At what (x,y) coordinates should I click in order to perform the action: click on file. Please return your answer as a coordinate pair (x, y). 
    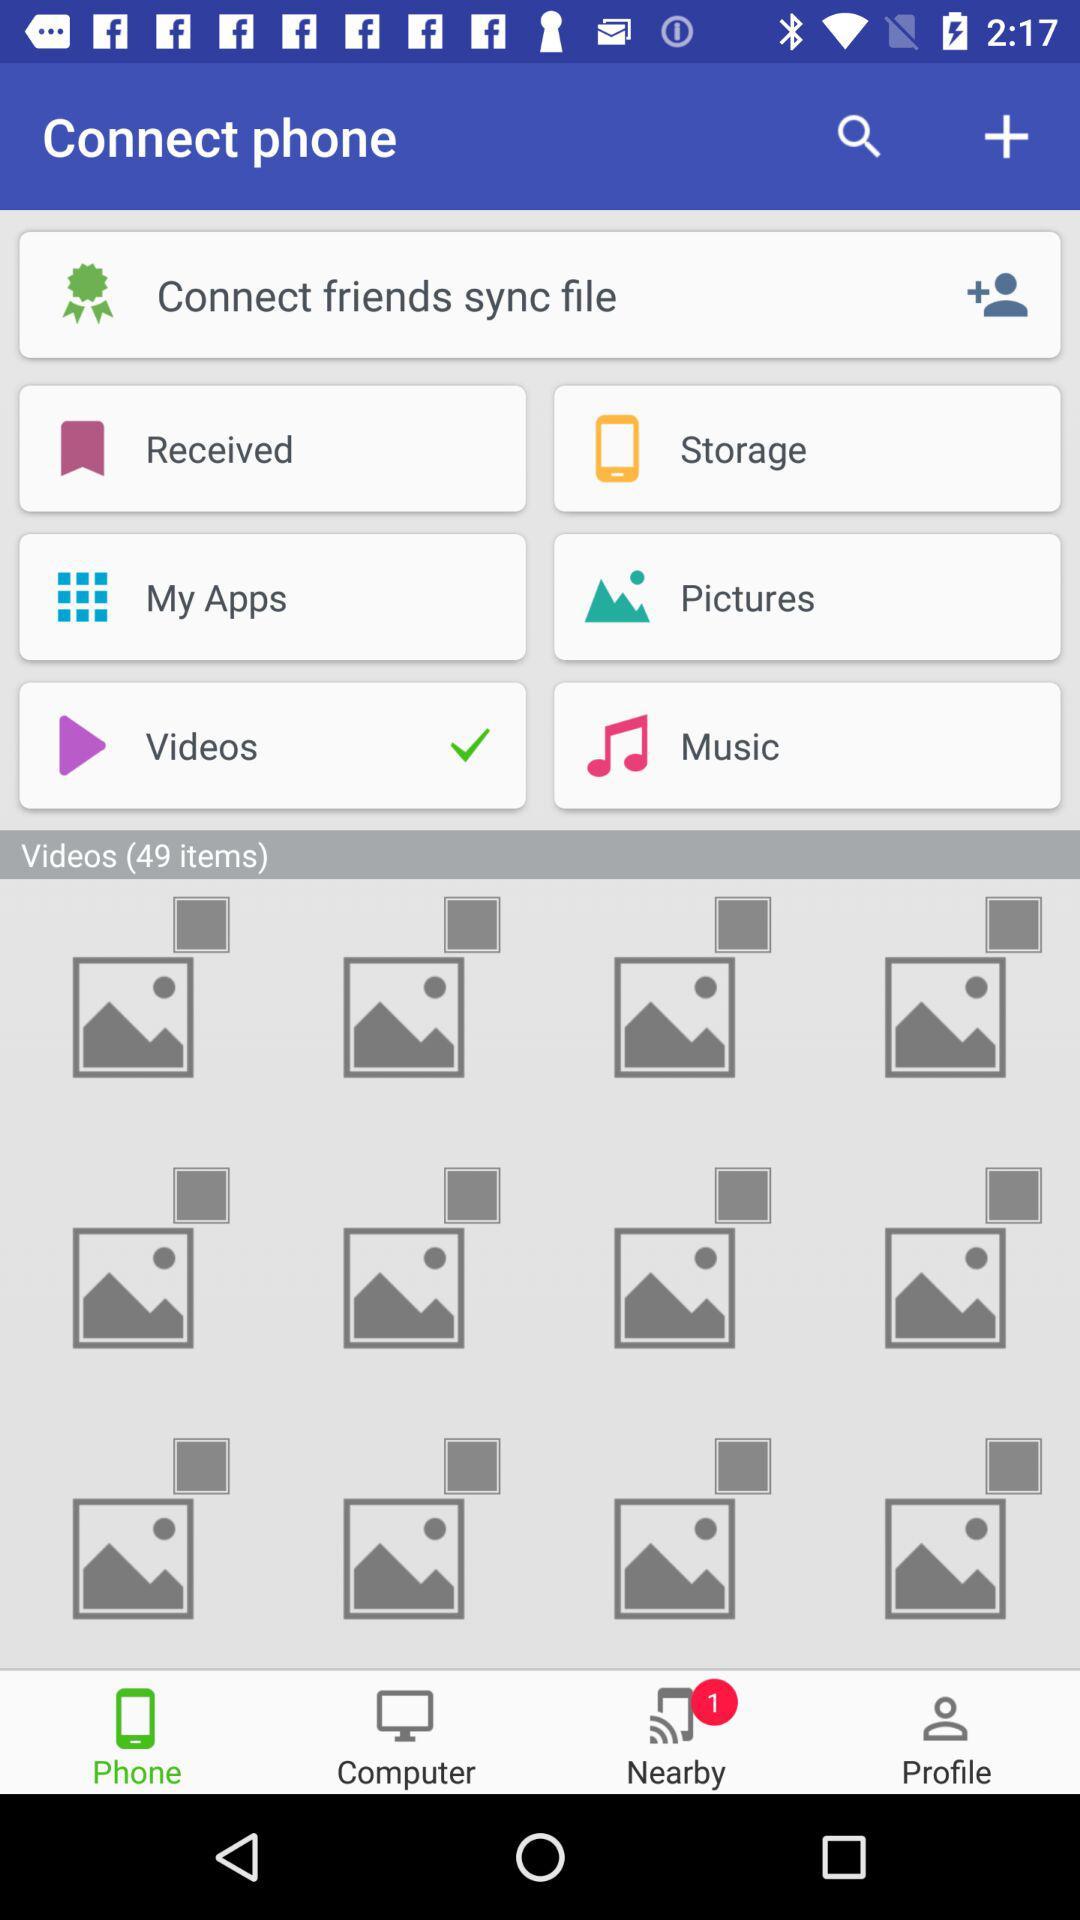
    Looking at the image, I should click on (760, 923).